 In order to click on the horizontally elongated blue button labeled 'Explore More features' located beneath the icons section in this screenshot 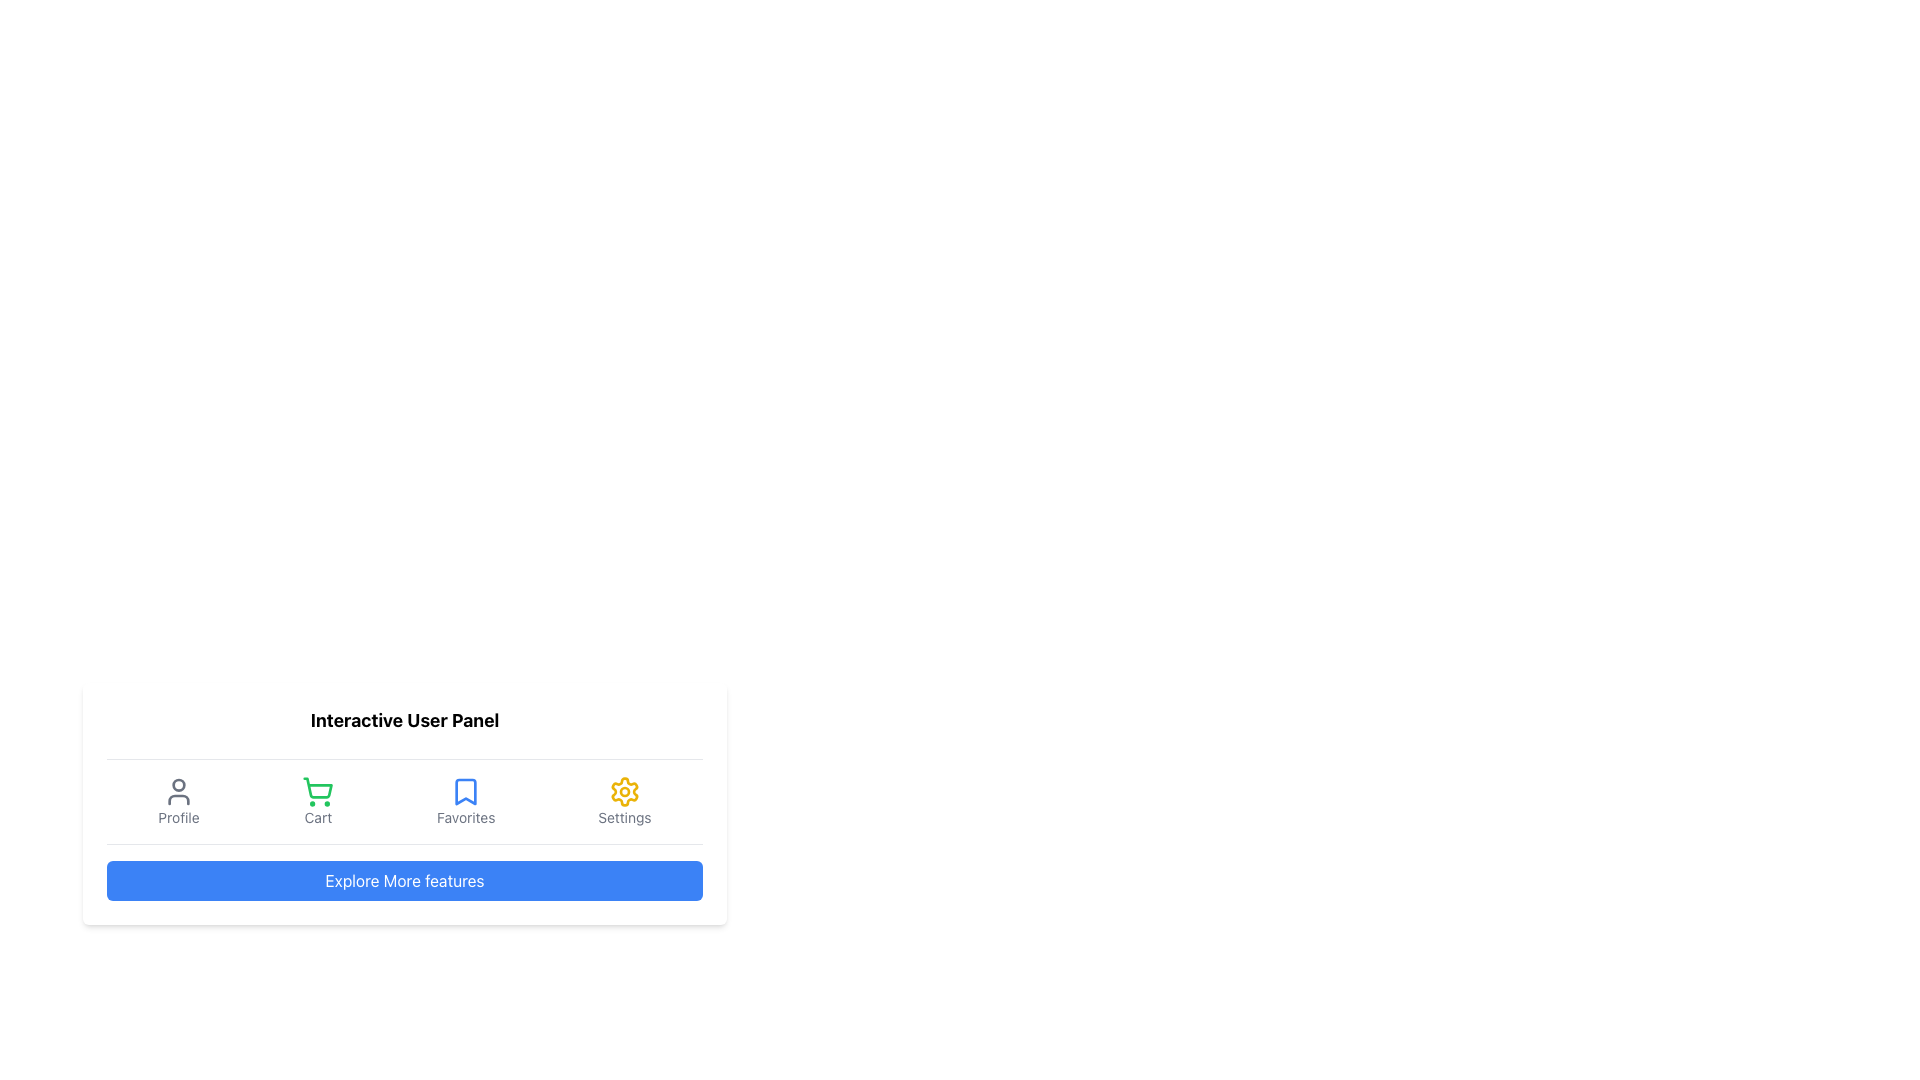, I will do `click(403, 879)`.